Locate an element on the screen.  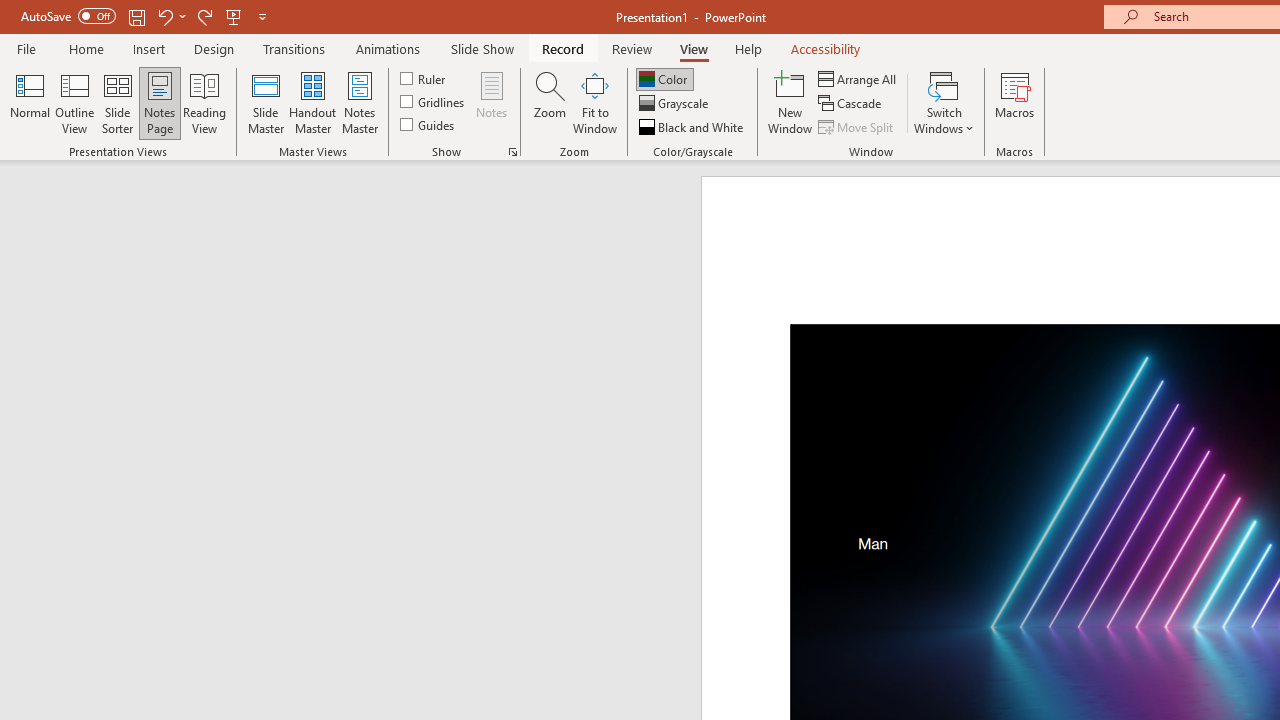
'Zoom...' is located at coordinates (549, 103).